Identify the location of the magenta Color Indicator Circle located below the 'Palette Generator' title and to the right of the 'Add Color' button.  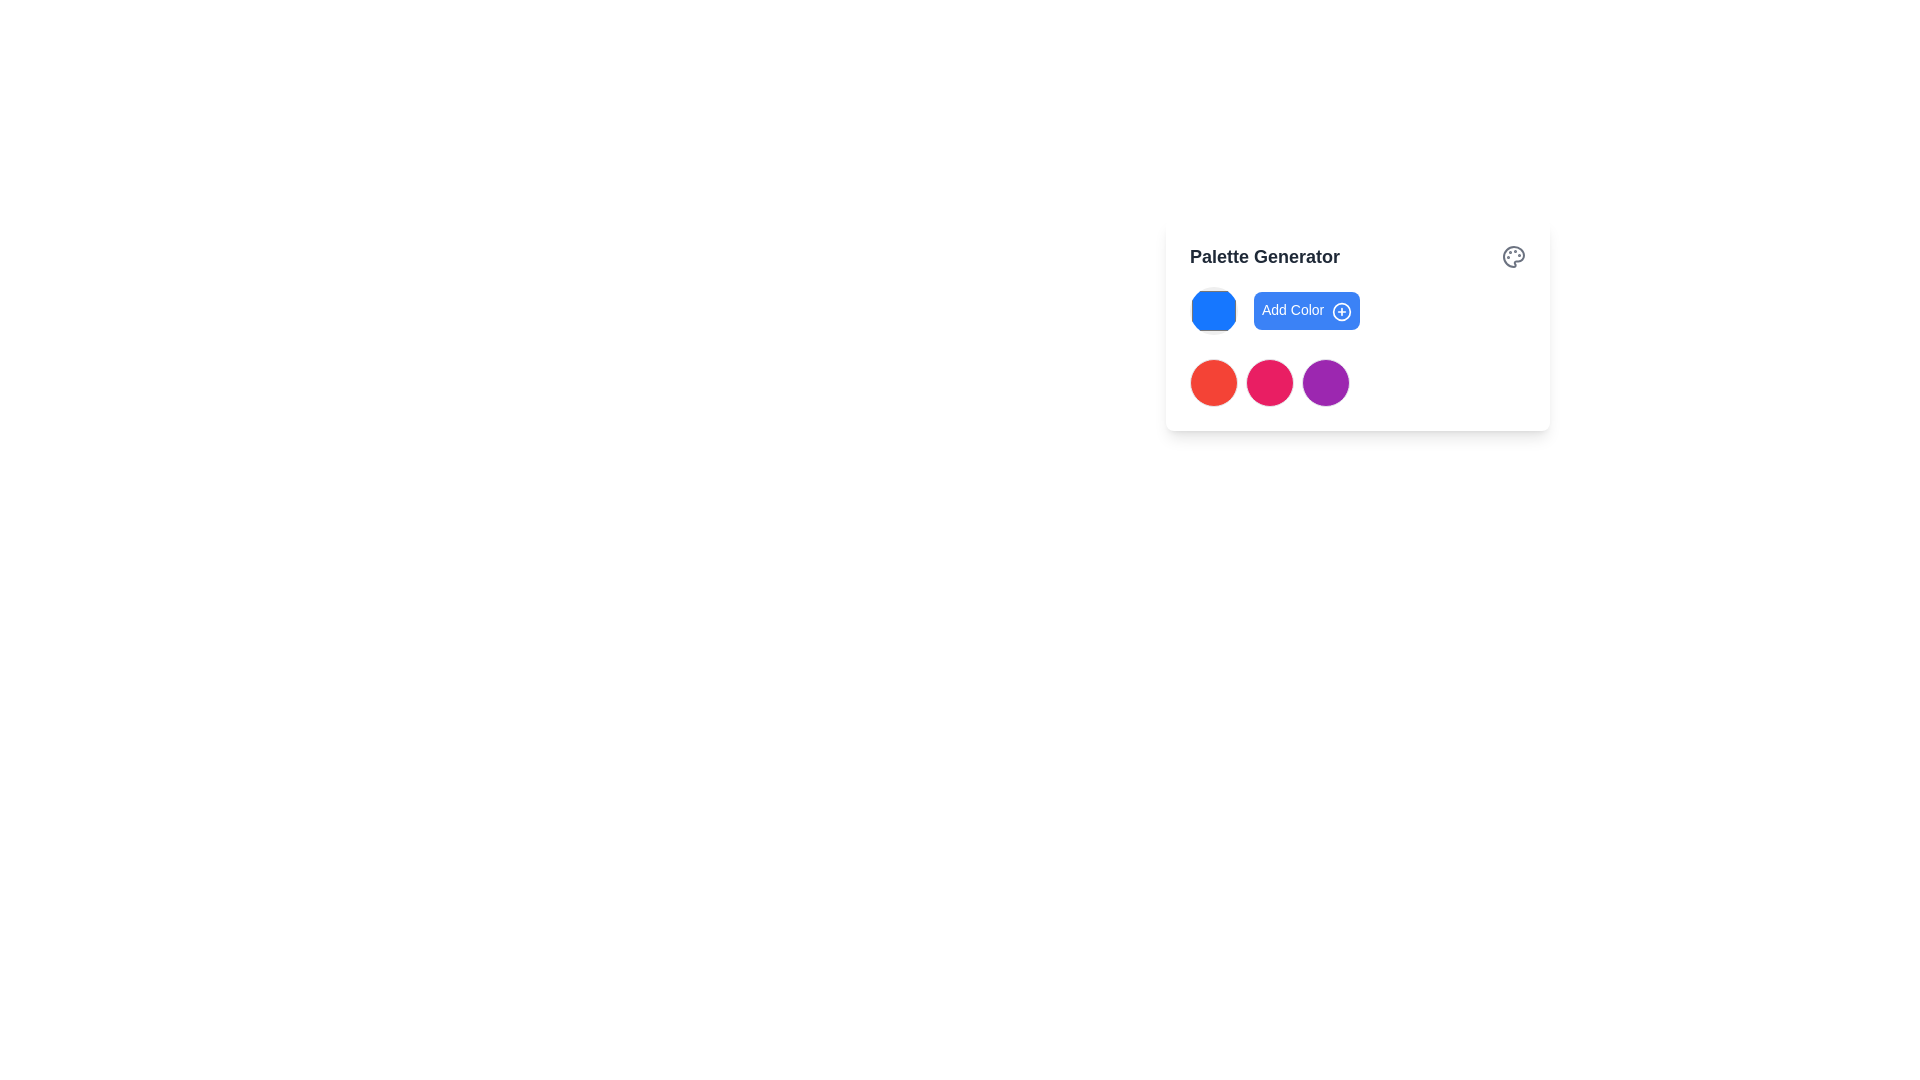
(1269, 382).